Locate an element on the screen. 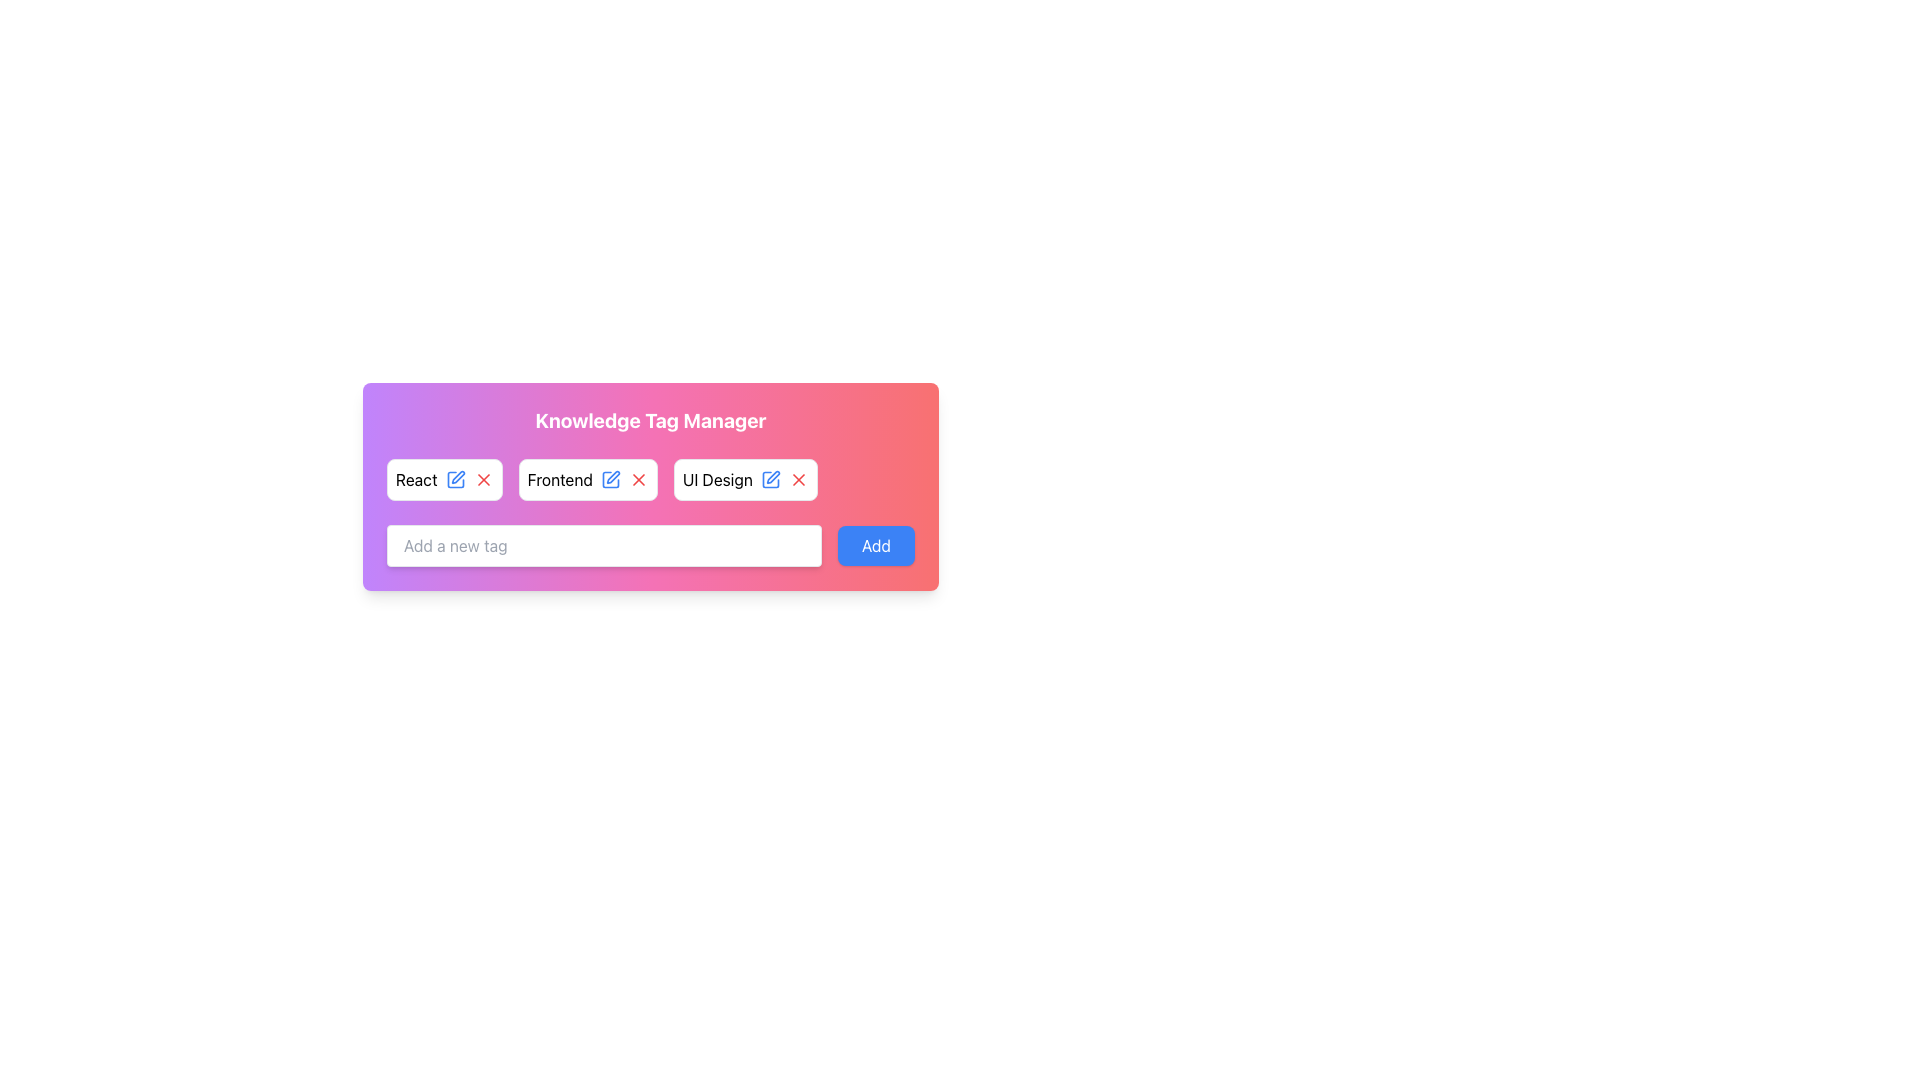 This screenshot has width=1920, height=1080. the text label displaying 'Frontend' which is the second tag in a horizontal list of tags, positioned centrally between 'React' and 'UI Design' is located at coordinates (560, 479).